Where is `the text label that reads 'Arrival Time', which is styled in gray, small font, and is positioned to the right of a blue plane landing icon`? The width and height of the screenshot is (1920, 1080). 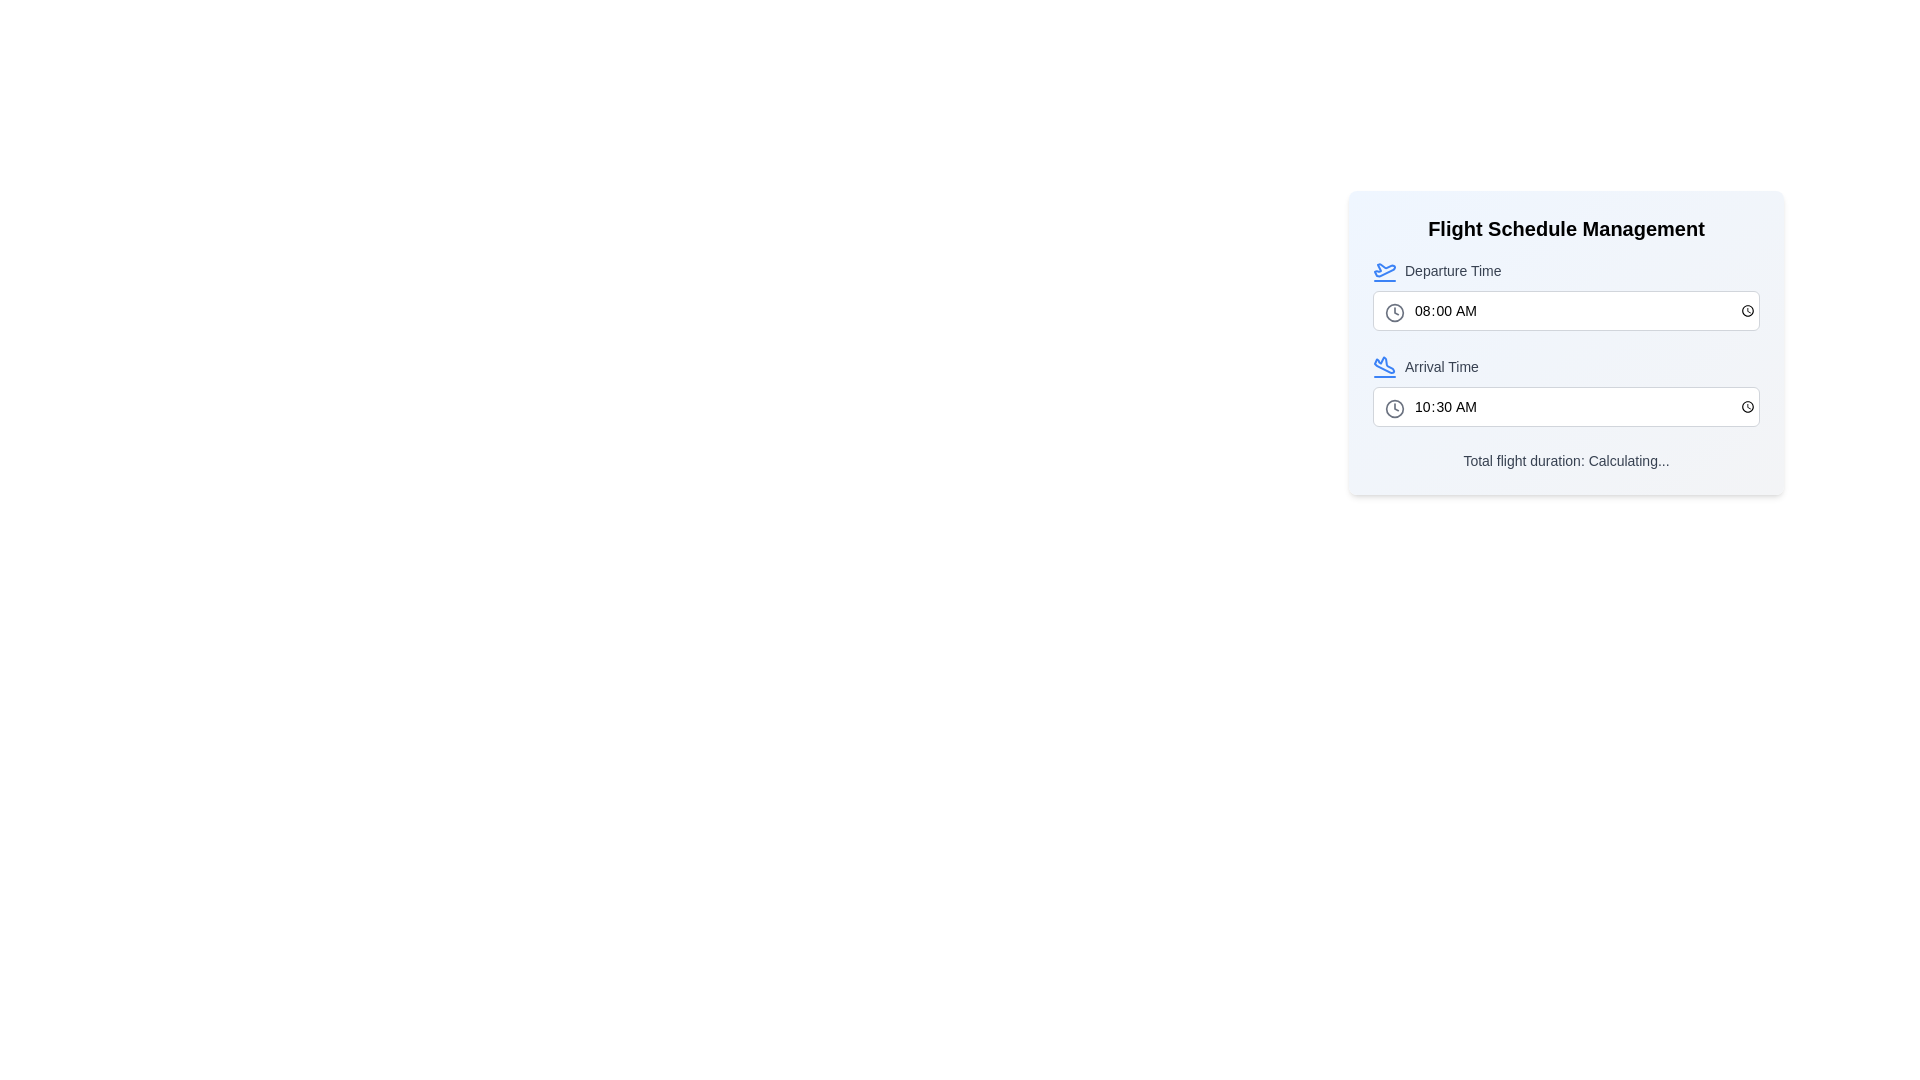 the text label that reads 'Arrival Time', which is styled in gray, small font, and is positioned to the right of a blue plane landing icon is located at coordinates (1441, 366).